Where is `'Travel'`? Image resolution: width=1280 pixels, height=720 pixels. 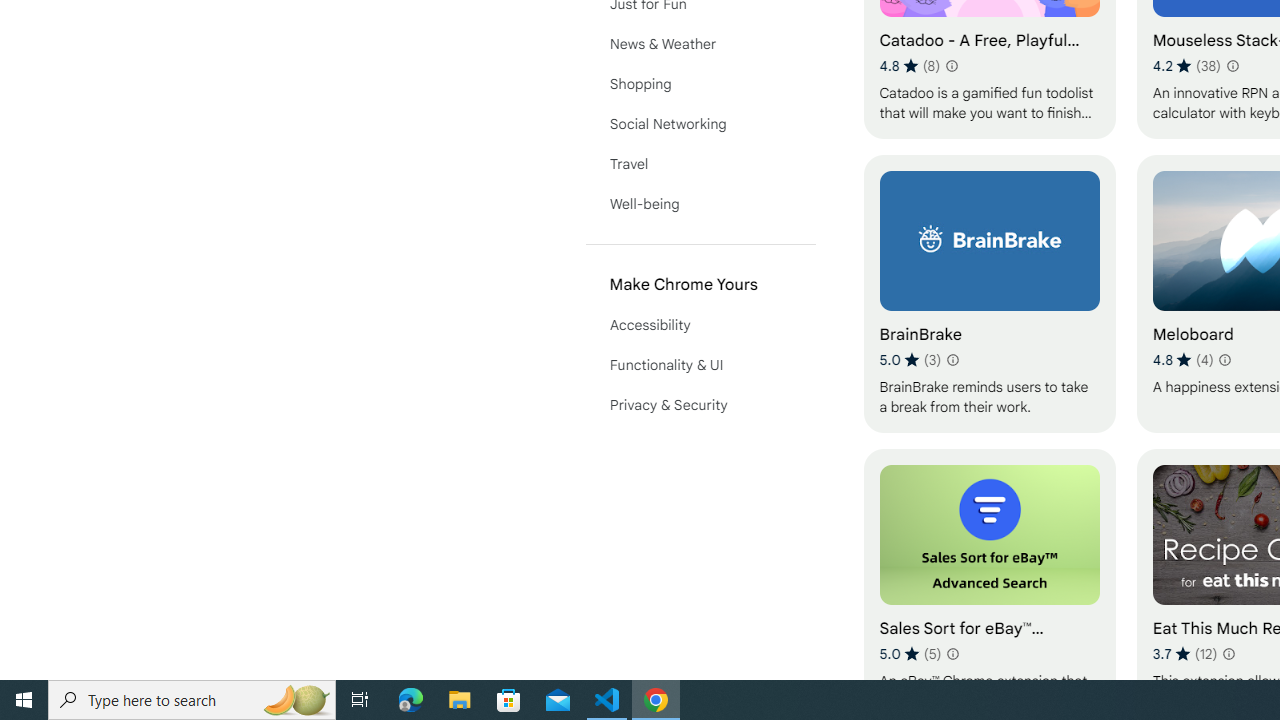
'Travel' is located at coordinates (700, 163).